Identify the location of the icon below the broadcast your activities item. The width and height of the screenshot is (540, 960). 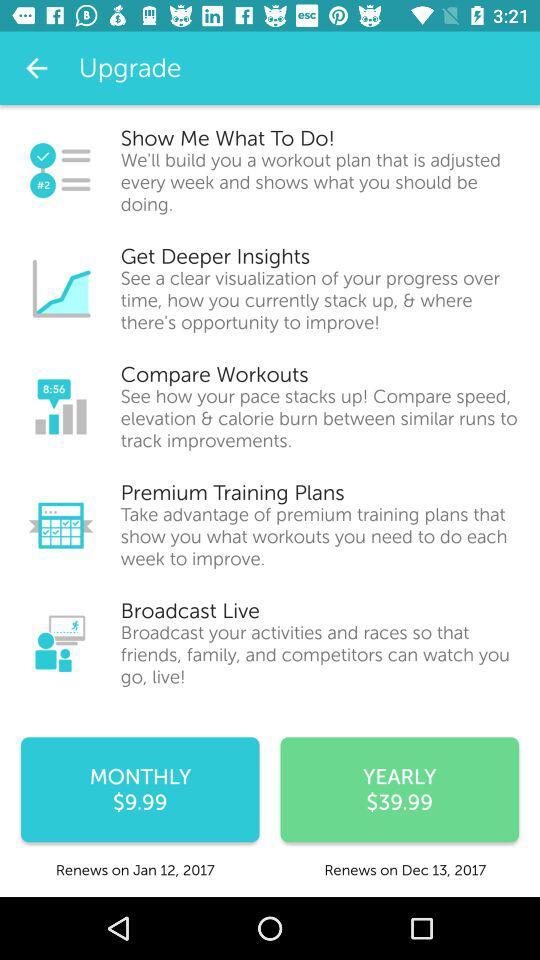
(399, 789).